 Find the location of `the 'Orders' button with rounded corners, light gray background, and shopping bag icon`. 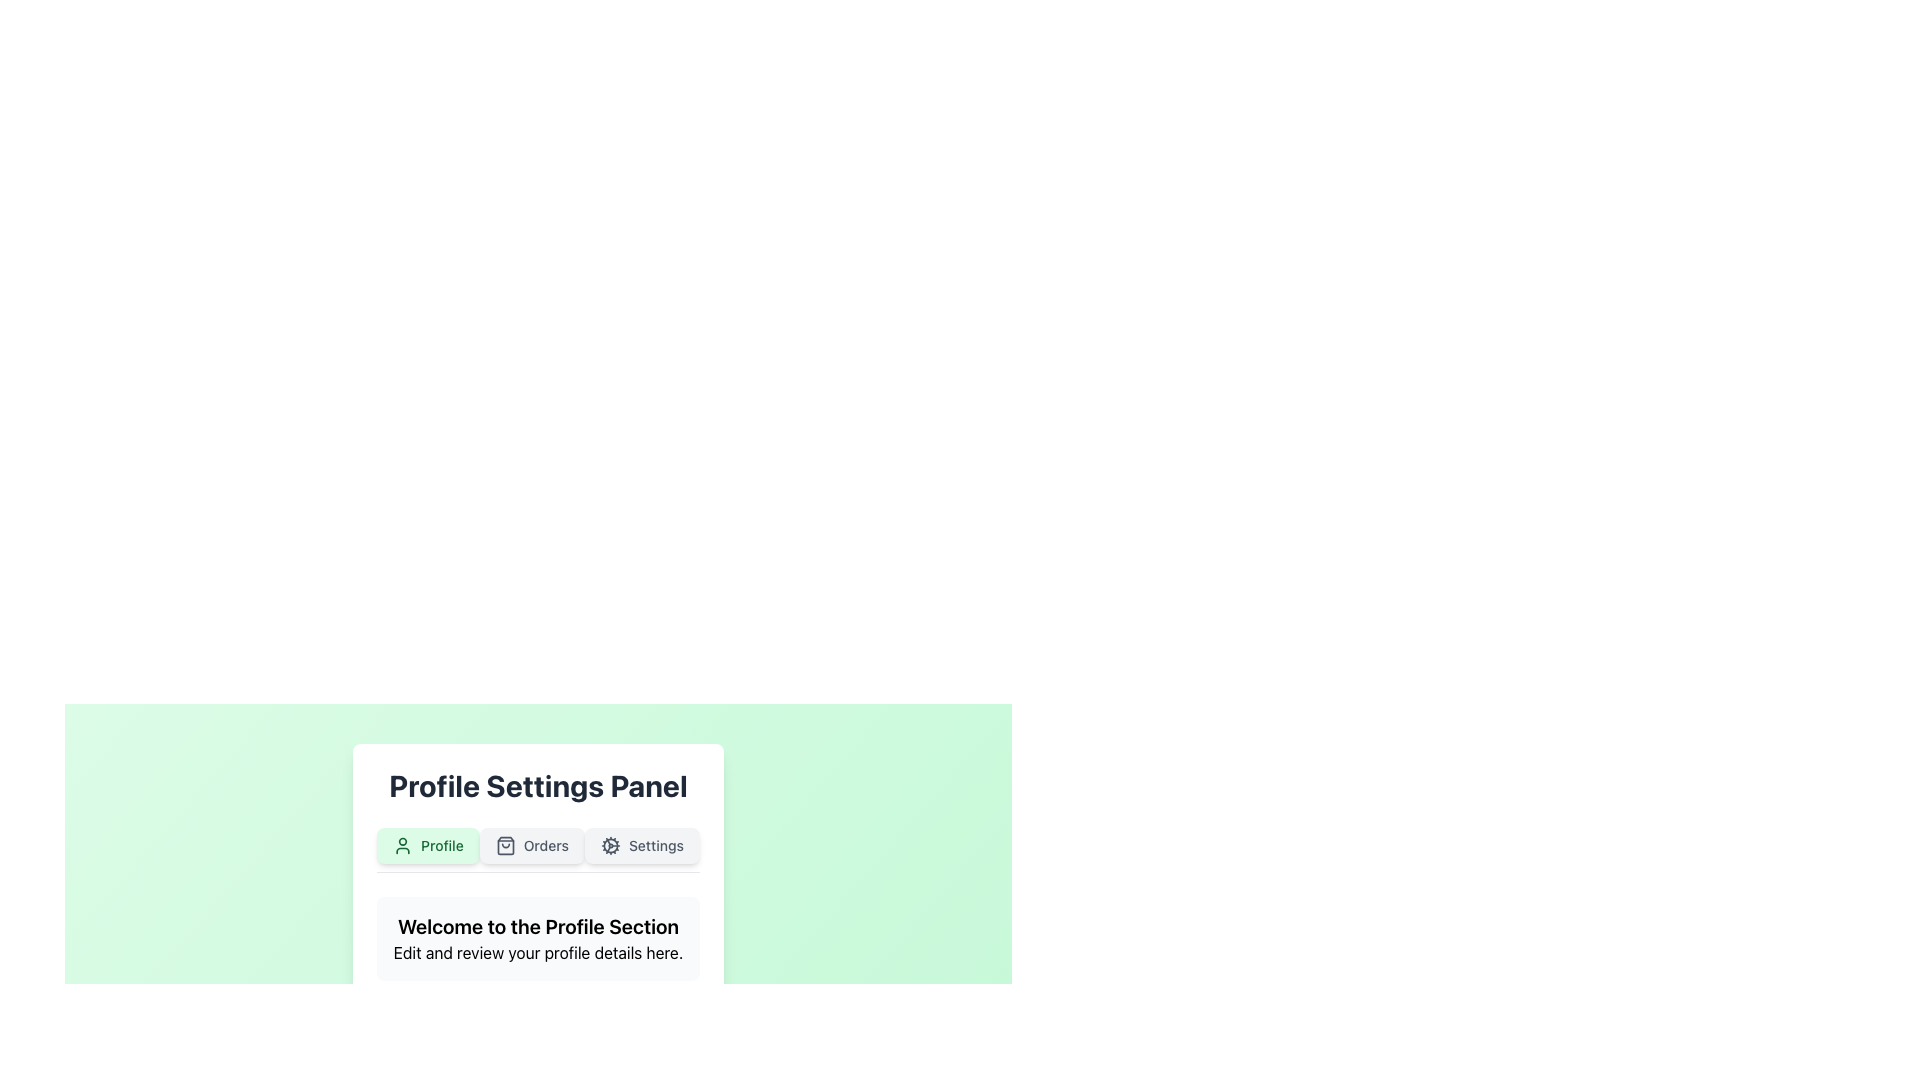

the 'Orders' button with rounded corners, light gray background, and shopping bag icon is located at coordinates (532, 845).